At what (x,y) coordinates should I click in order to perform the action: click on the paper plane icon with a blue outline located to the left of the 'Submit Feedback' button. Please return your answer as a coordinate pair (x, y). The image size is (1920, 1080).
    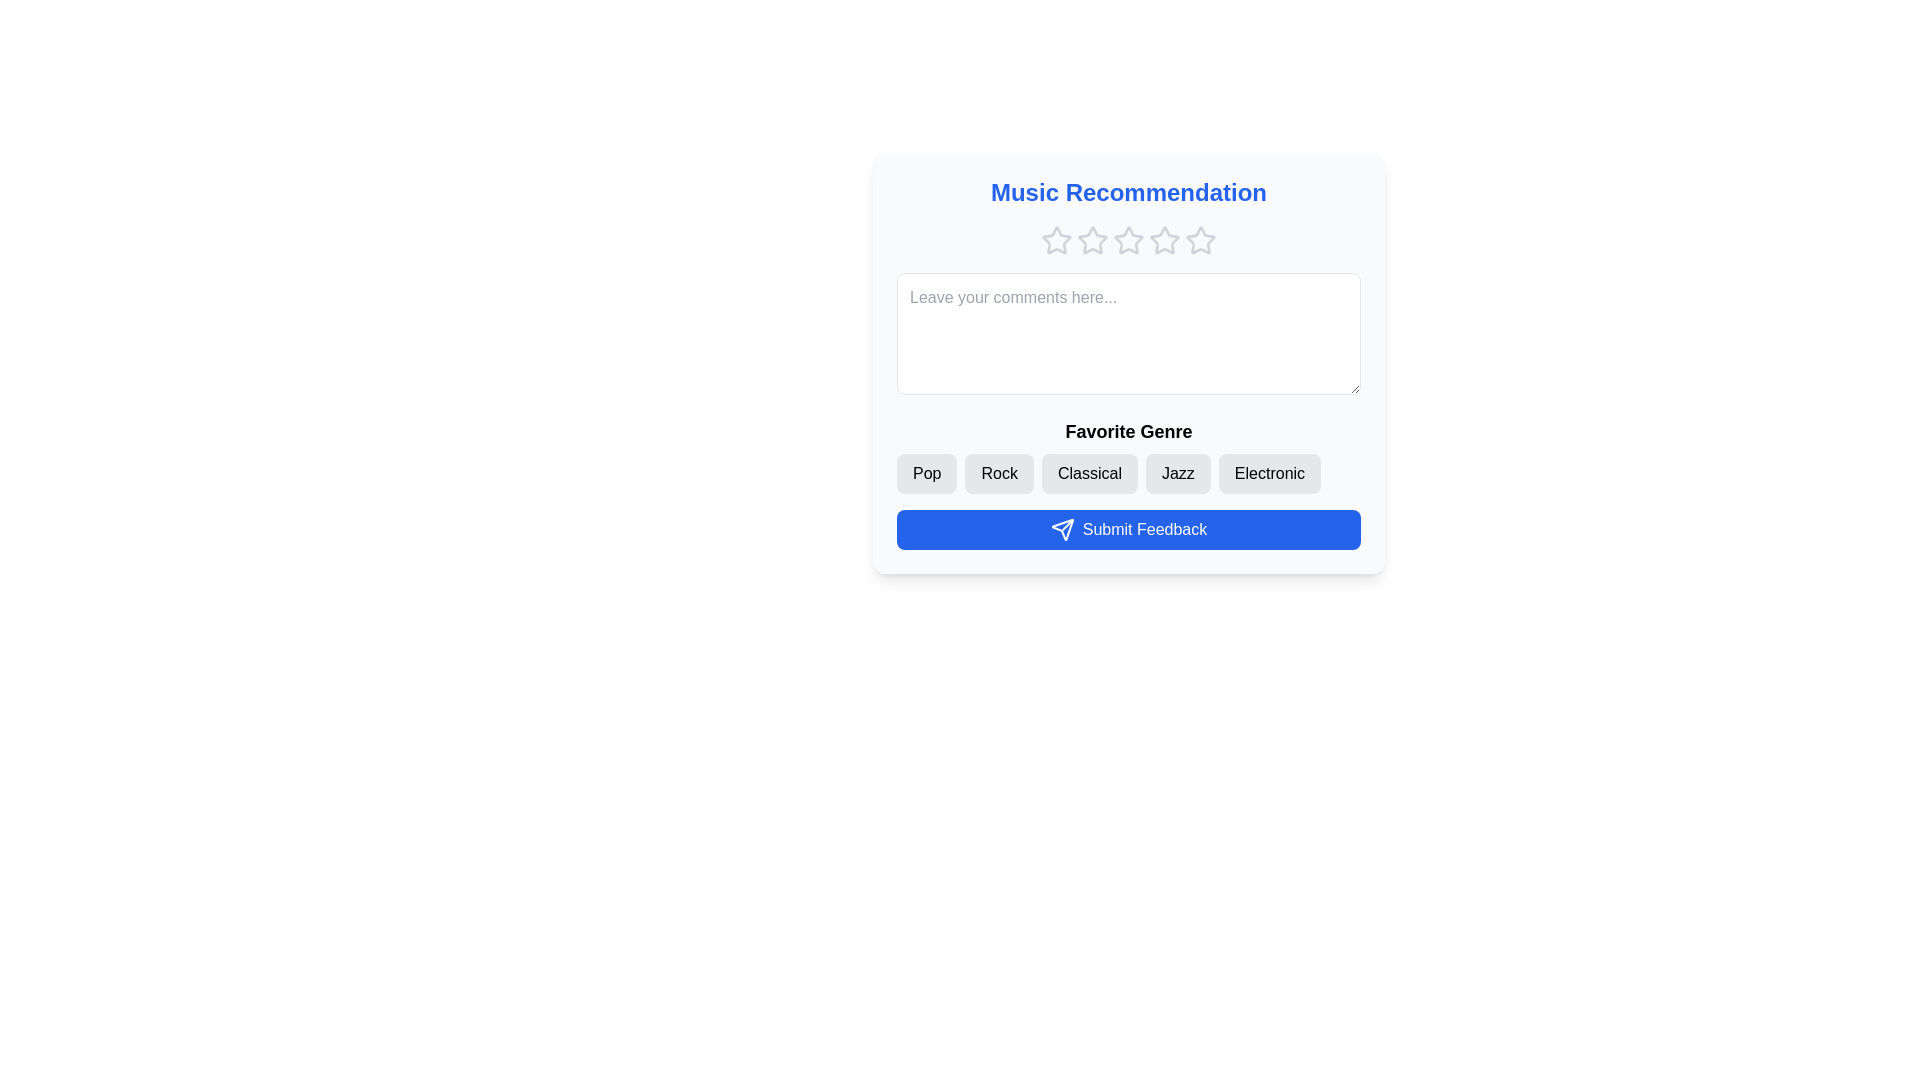
    Looking at the image, I should click on (1061, 528).